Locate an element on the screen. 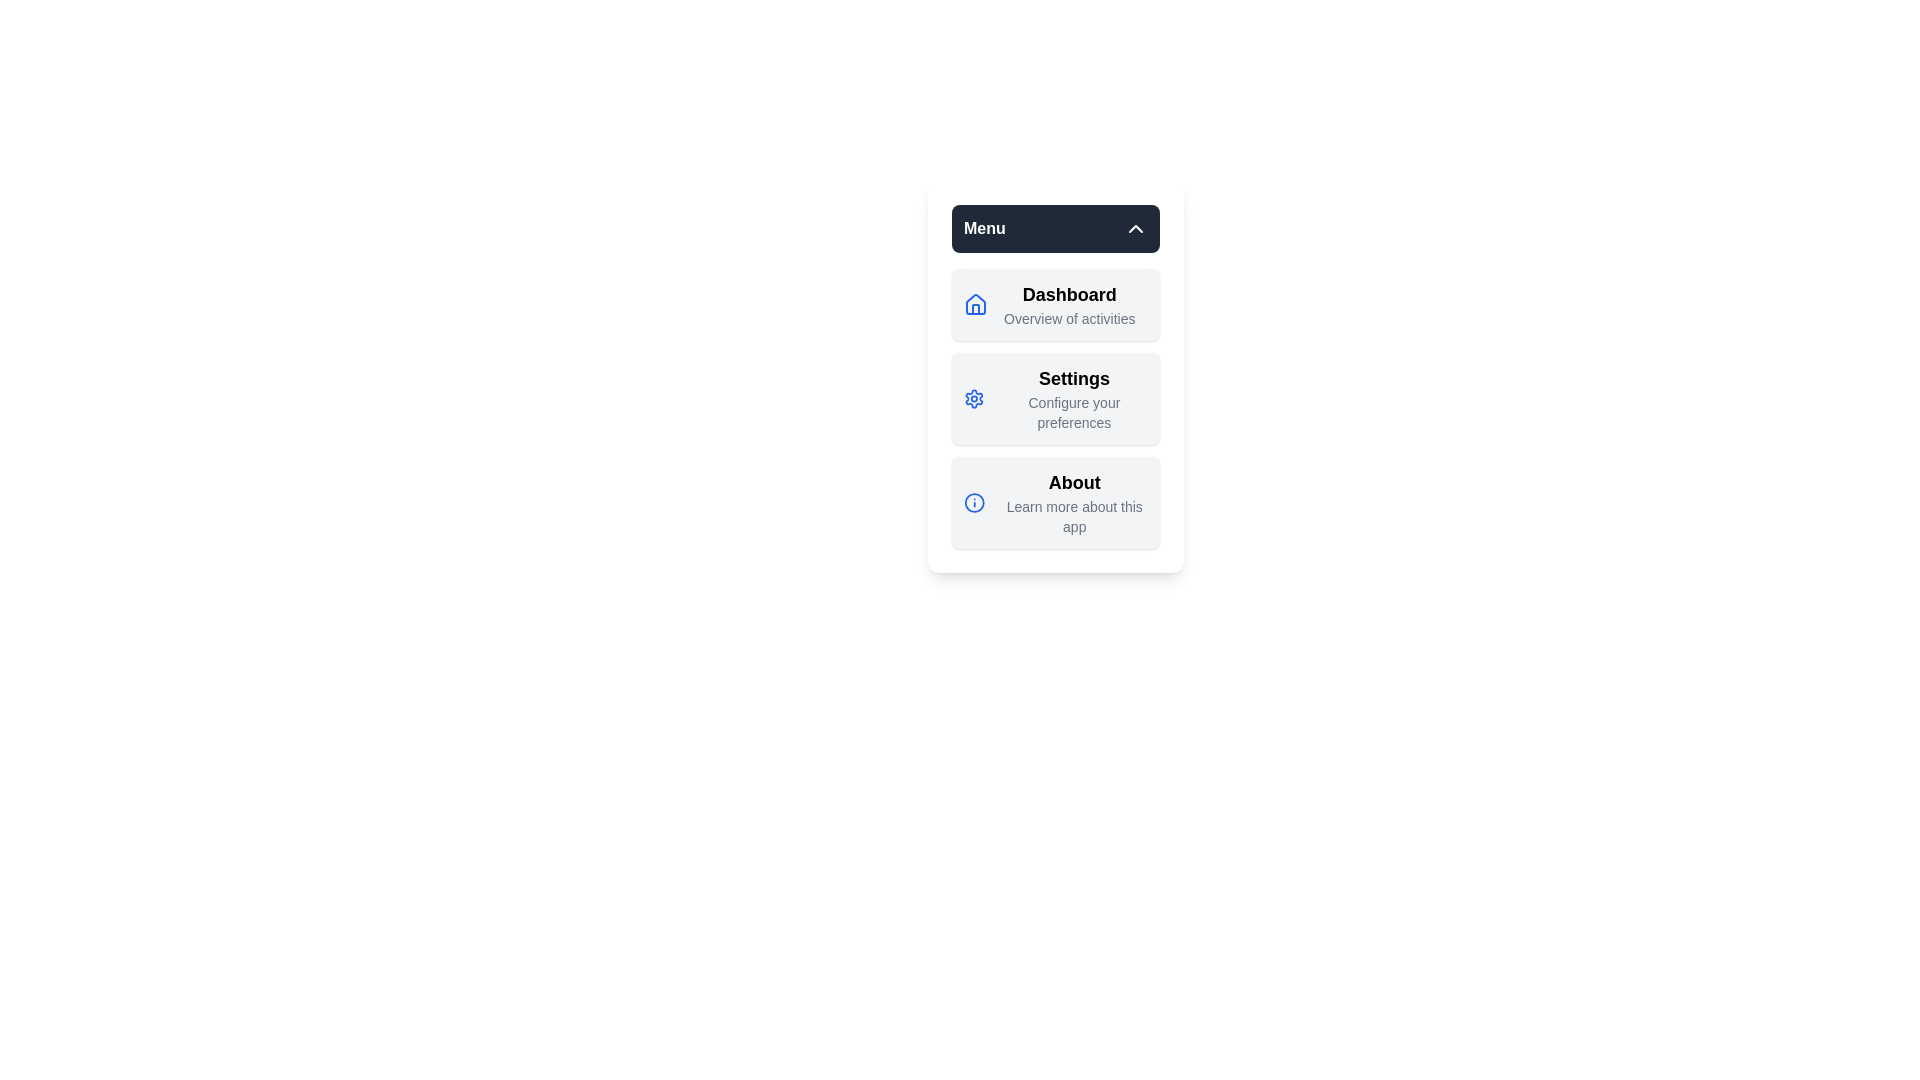 The image size is (1920, 1080). the menu toggle button to change its state is located at coordinates (1055, 227).